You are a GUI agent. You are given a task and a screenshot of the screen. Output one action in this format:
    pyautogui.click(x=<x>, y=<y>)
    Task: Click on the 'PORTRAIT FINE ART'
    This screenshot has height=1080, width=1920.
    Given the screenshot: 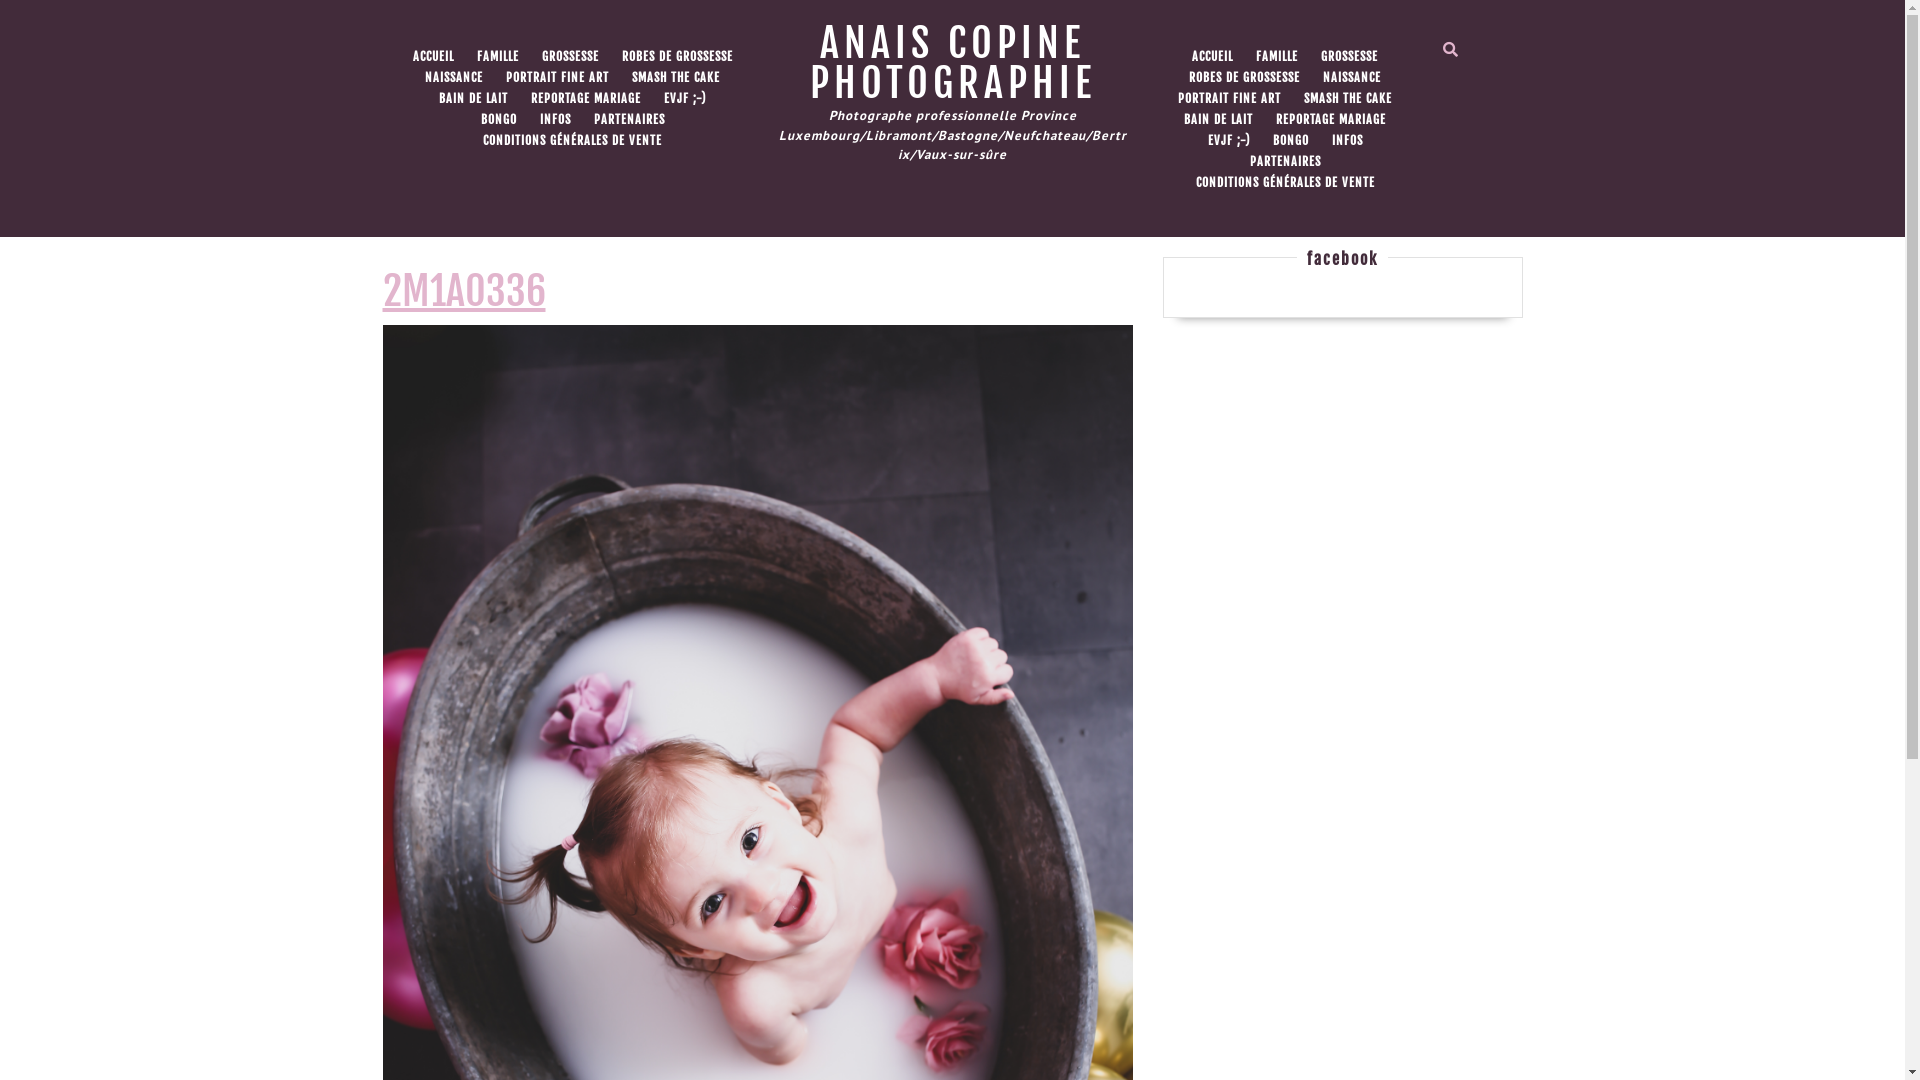 What is the action you would take?
    pyautogui.click(x=557, y=76)
    